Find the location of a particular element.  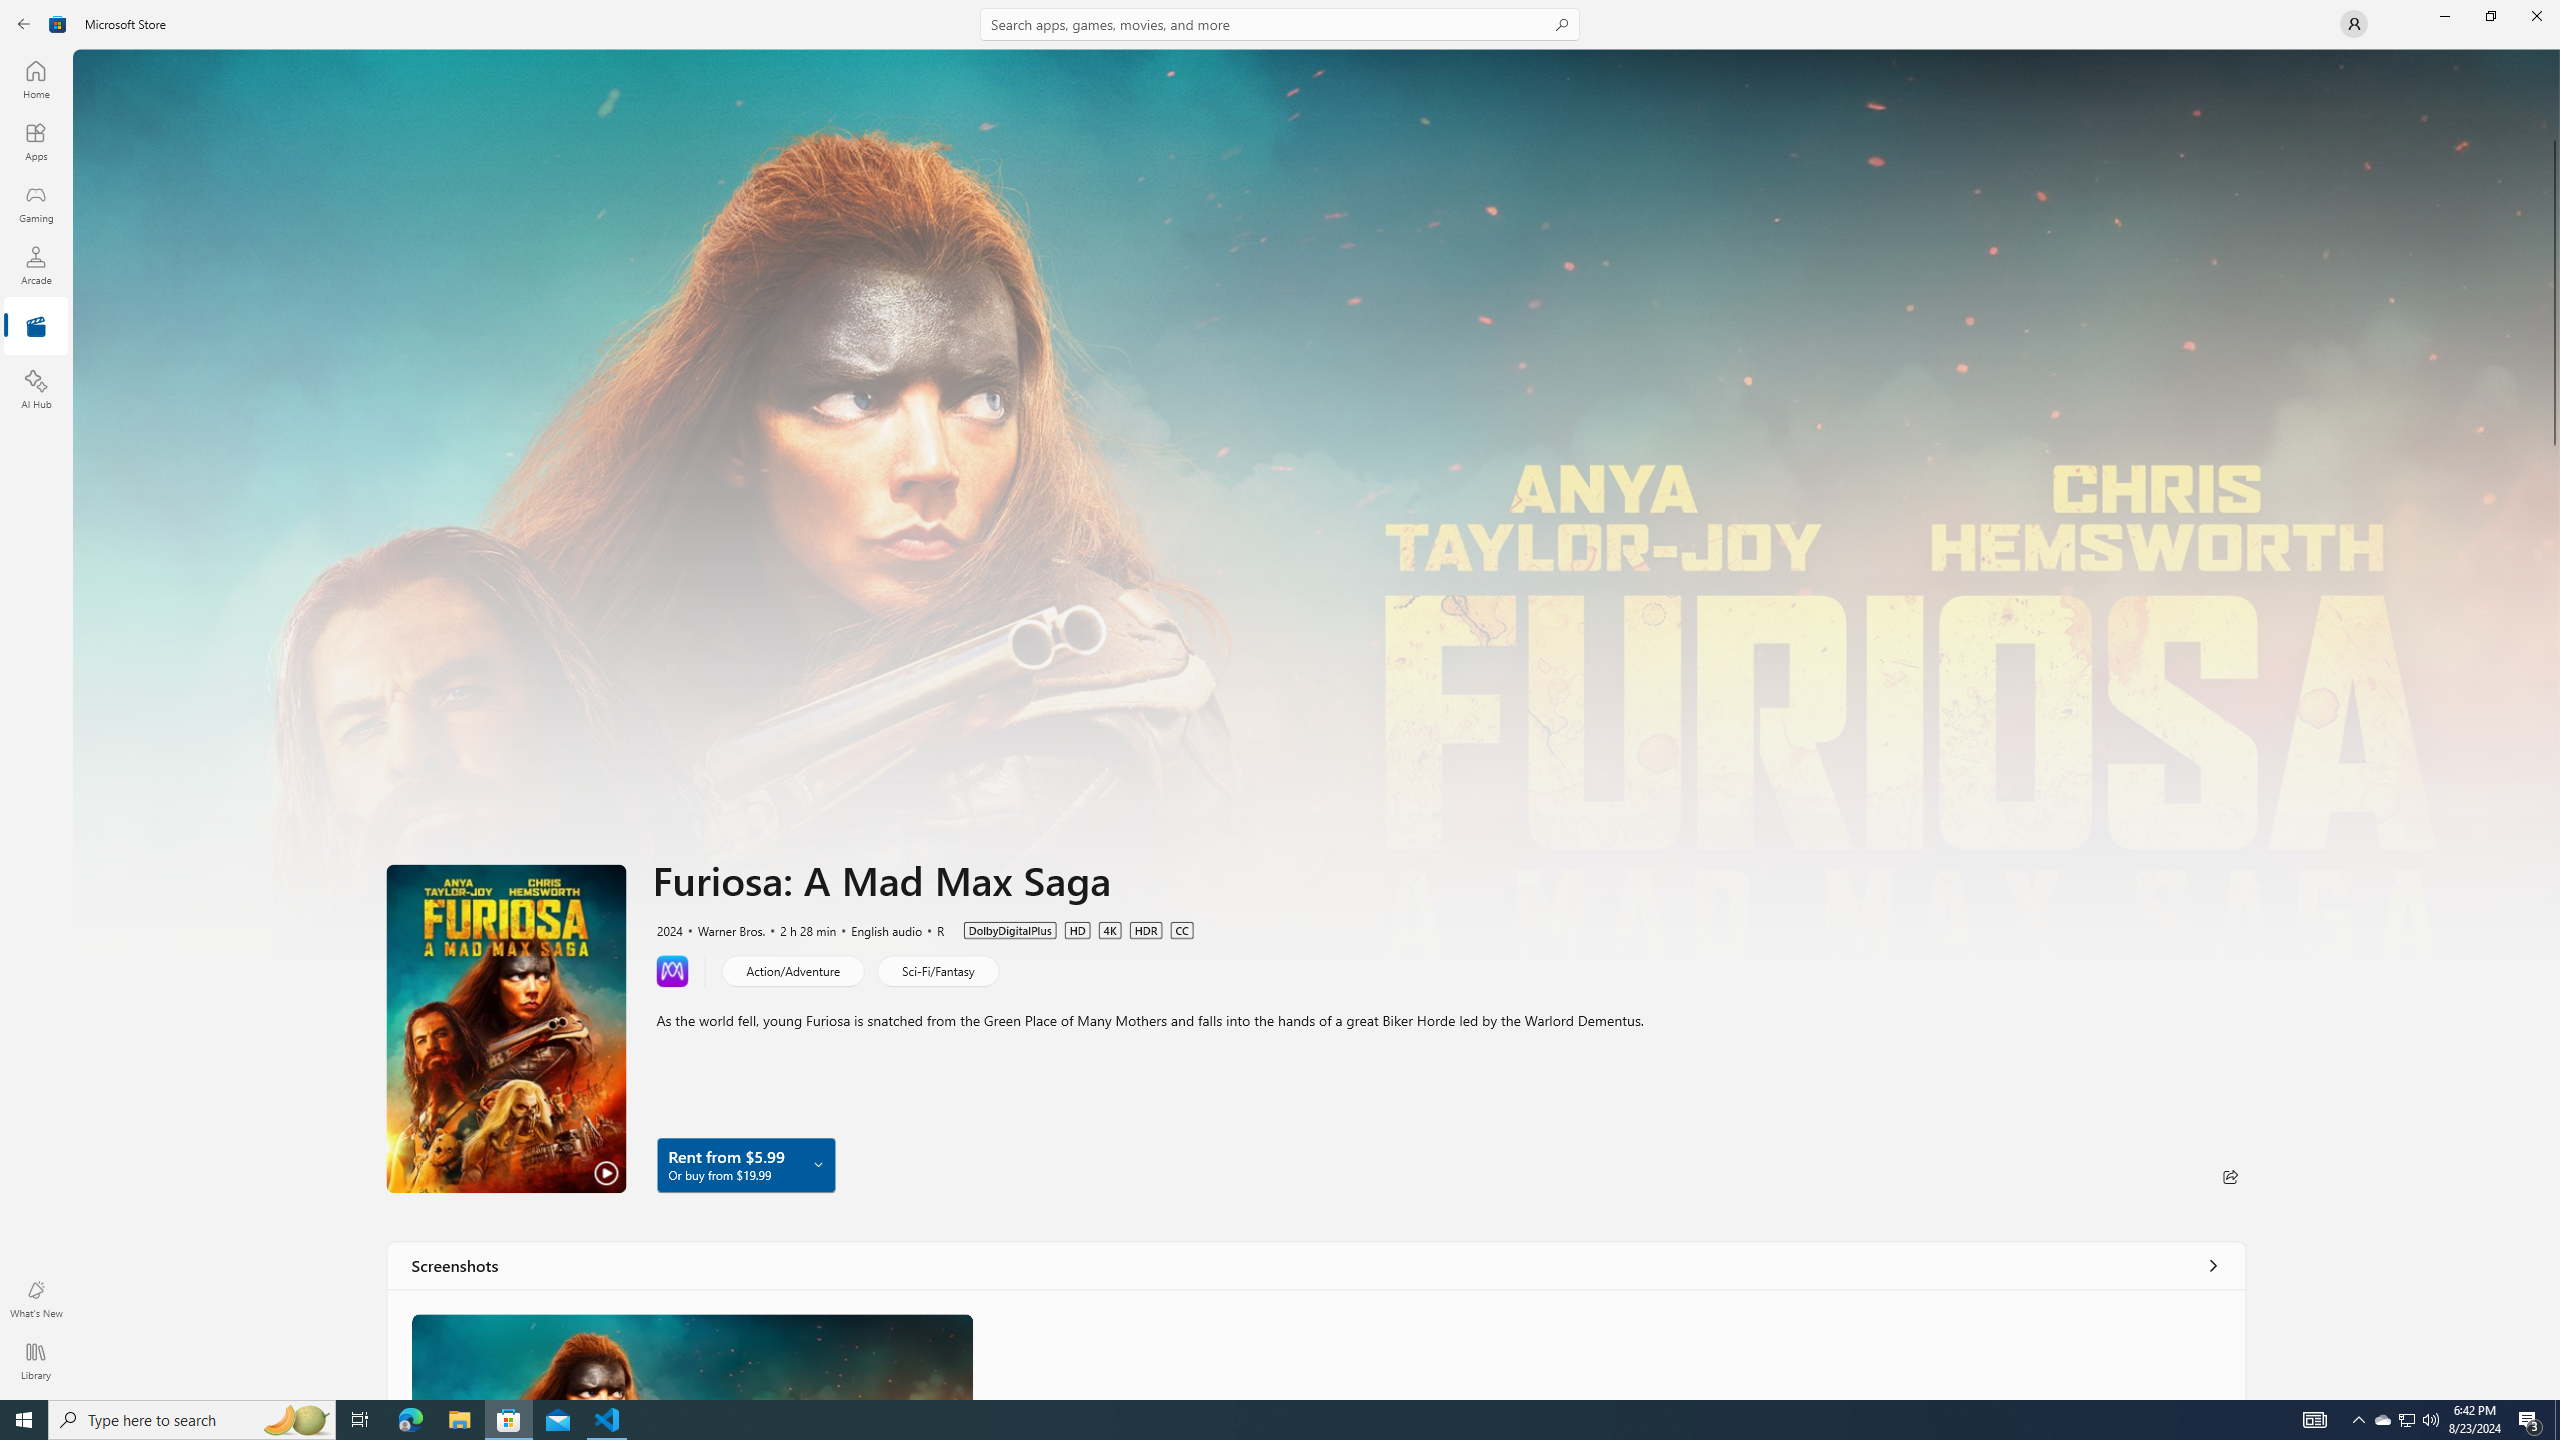

'Learn more about Movies Anywhere' is located at coordinates (672, 969).